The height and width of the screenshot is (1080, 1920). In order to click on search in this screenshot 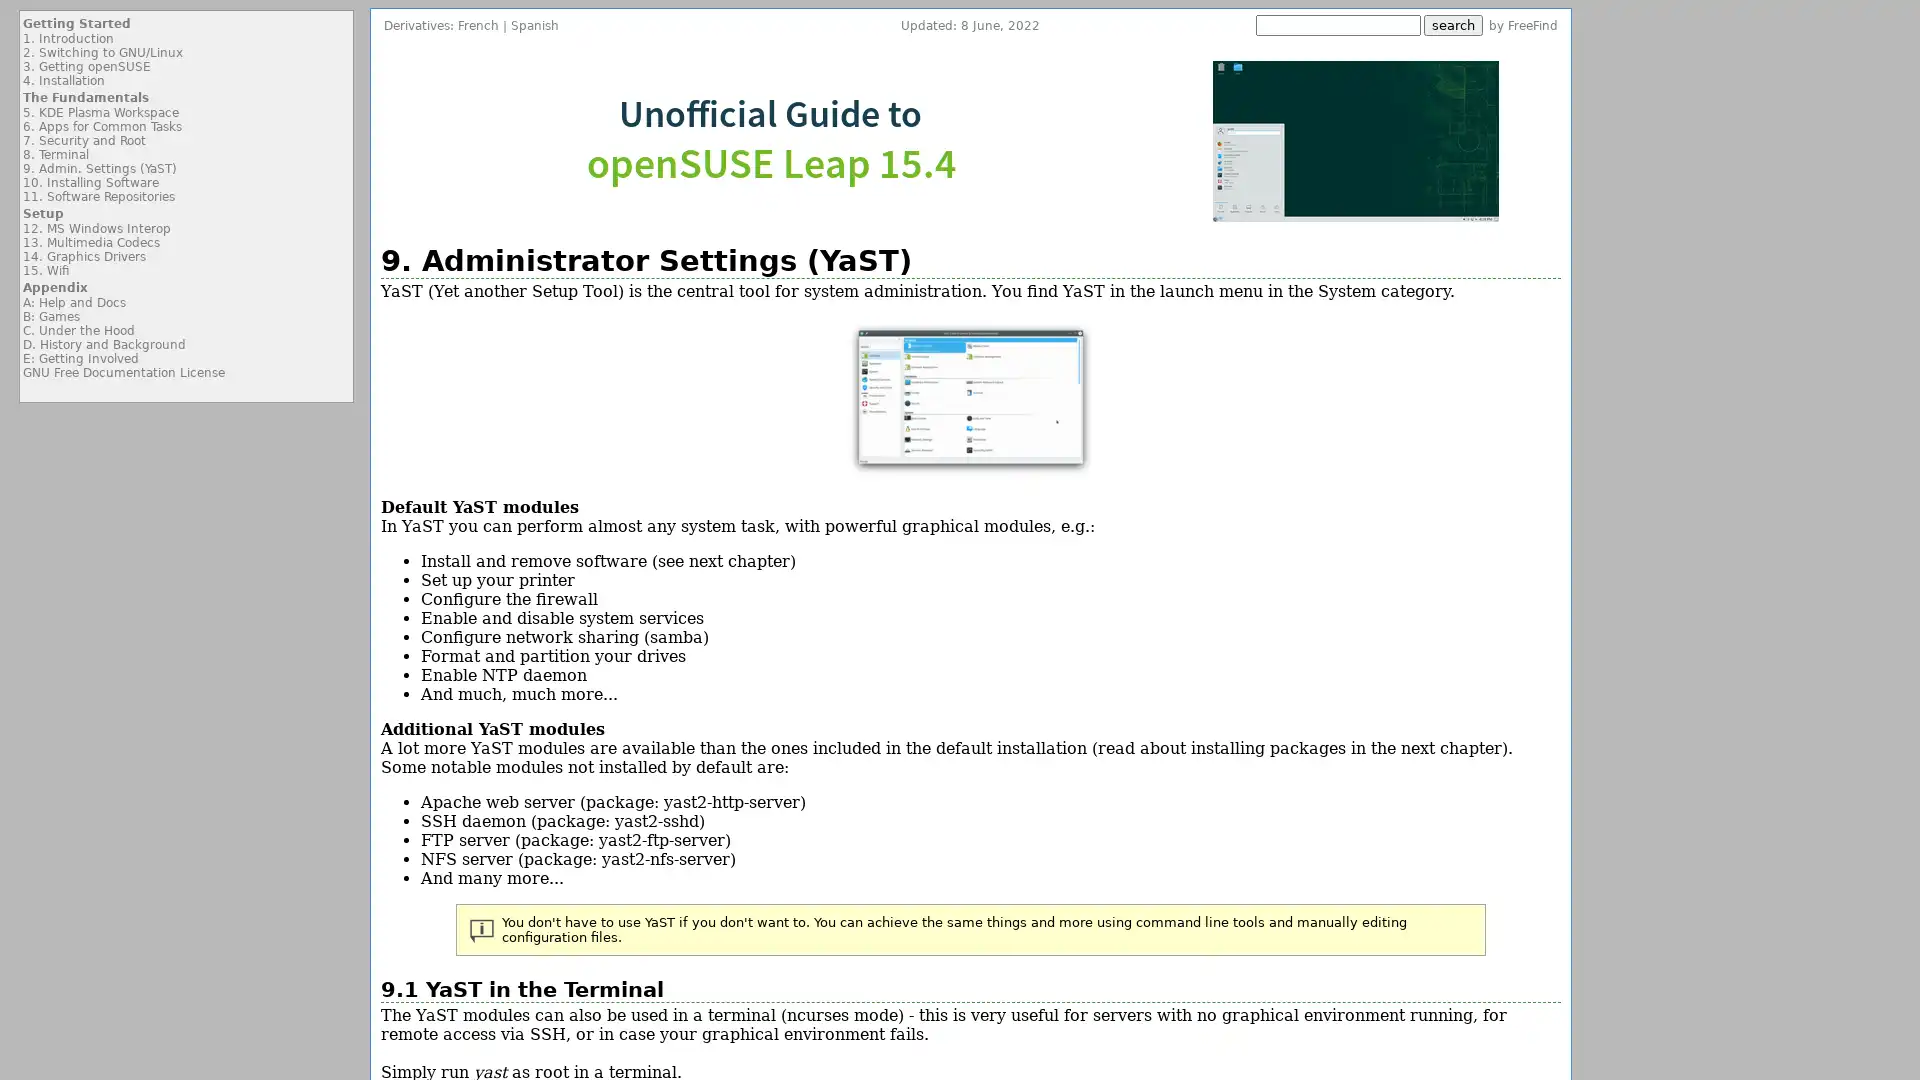, I will do `click(1453, 25)`.